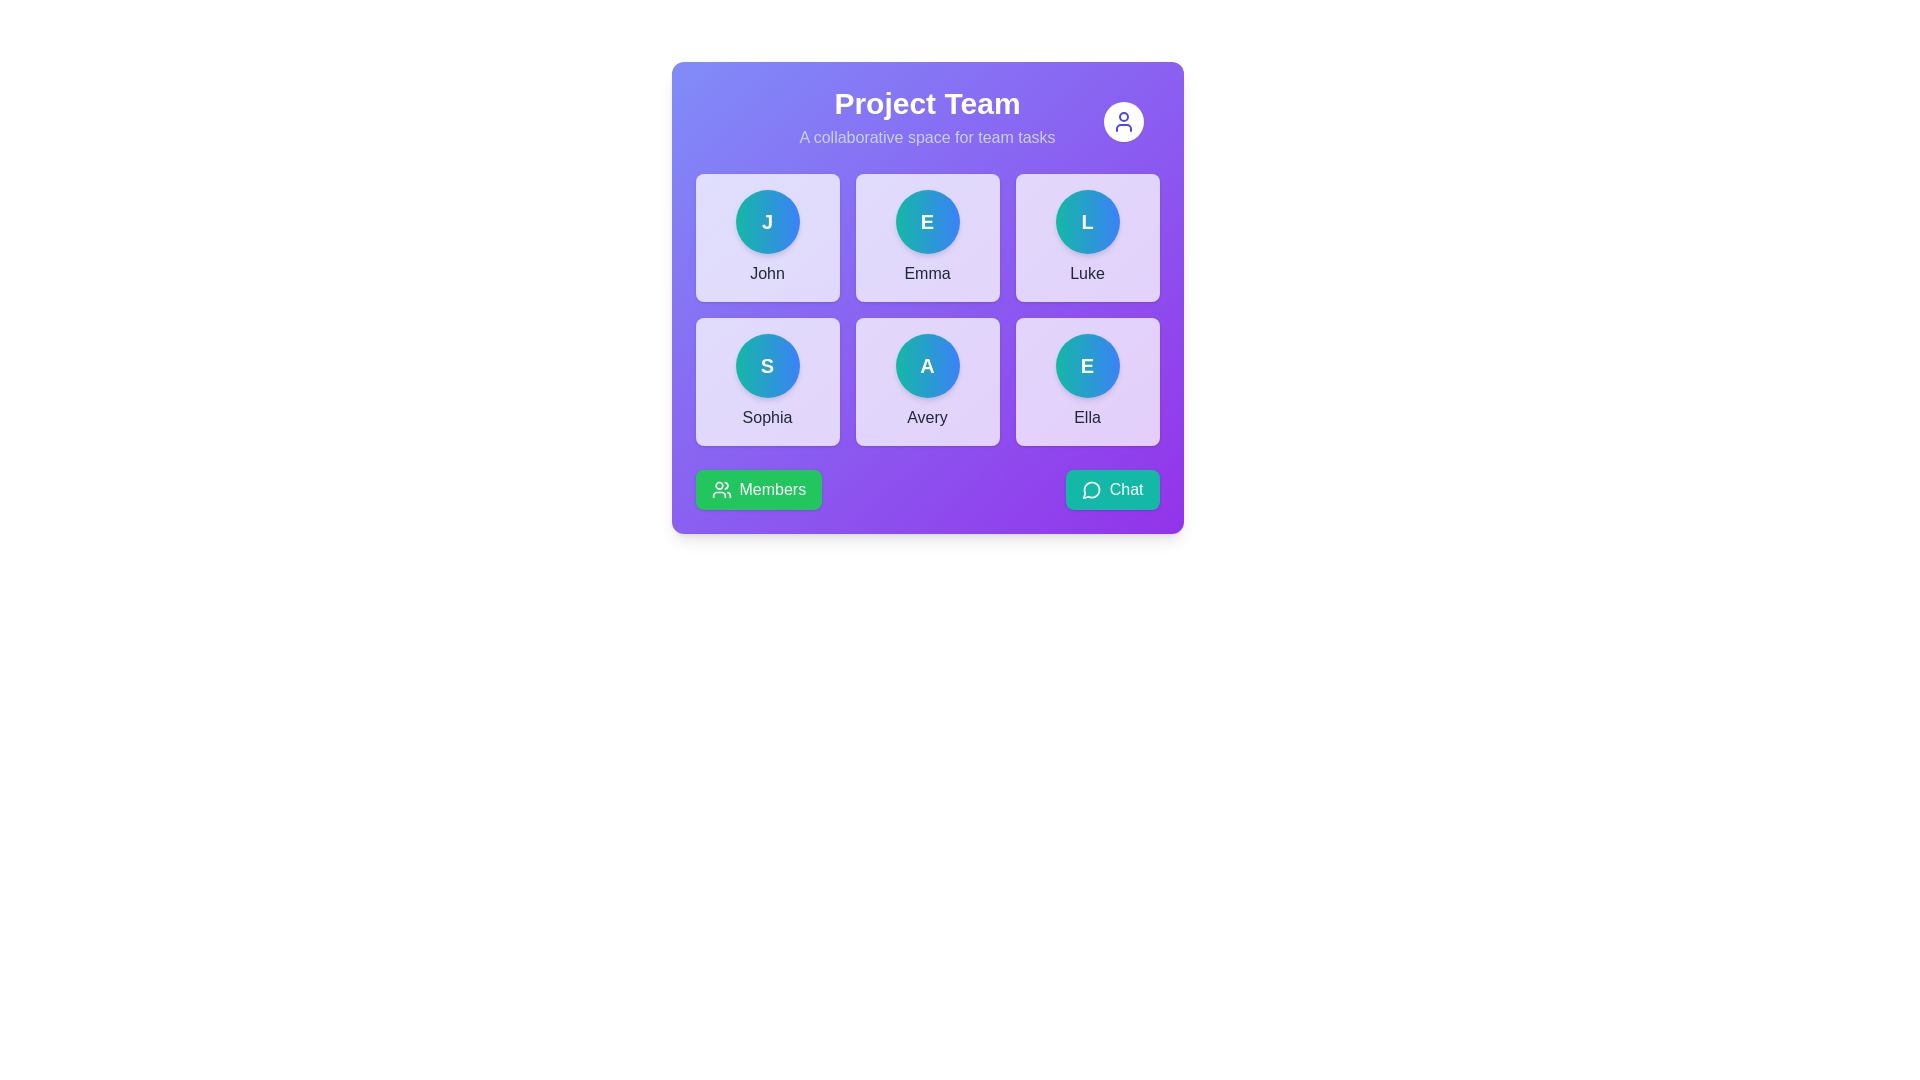  I want to click on the user profile icon located at the top-right corner of the interface, so click(1123, 122).